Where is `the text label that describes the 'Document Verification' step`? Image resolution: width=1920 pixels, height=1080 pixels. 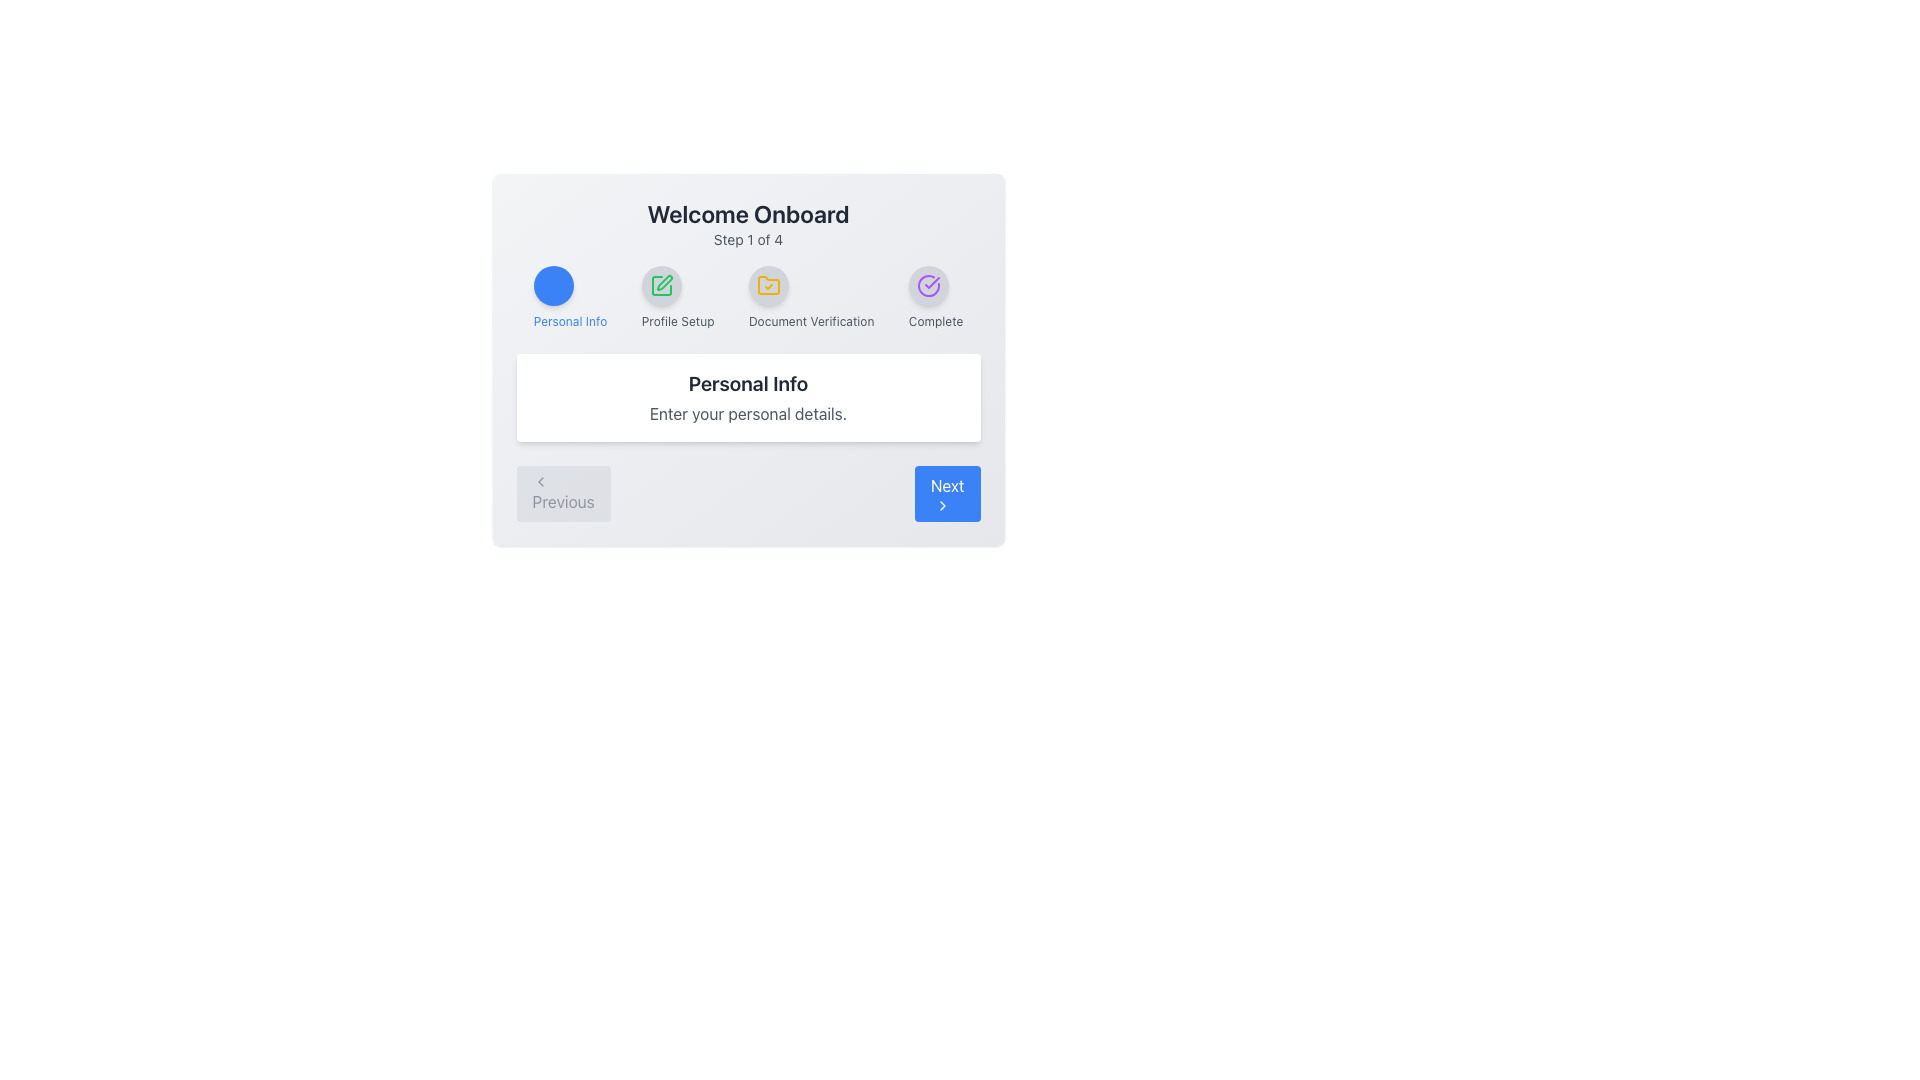
the text label that describes the 'Document Verification' step is located at coordinates (811, 320).